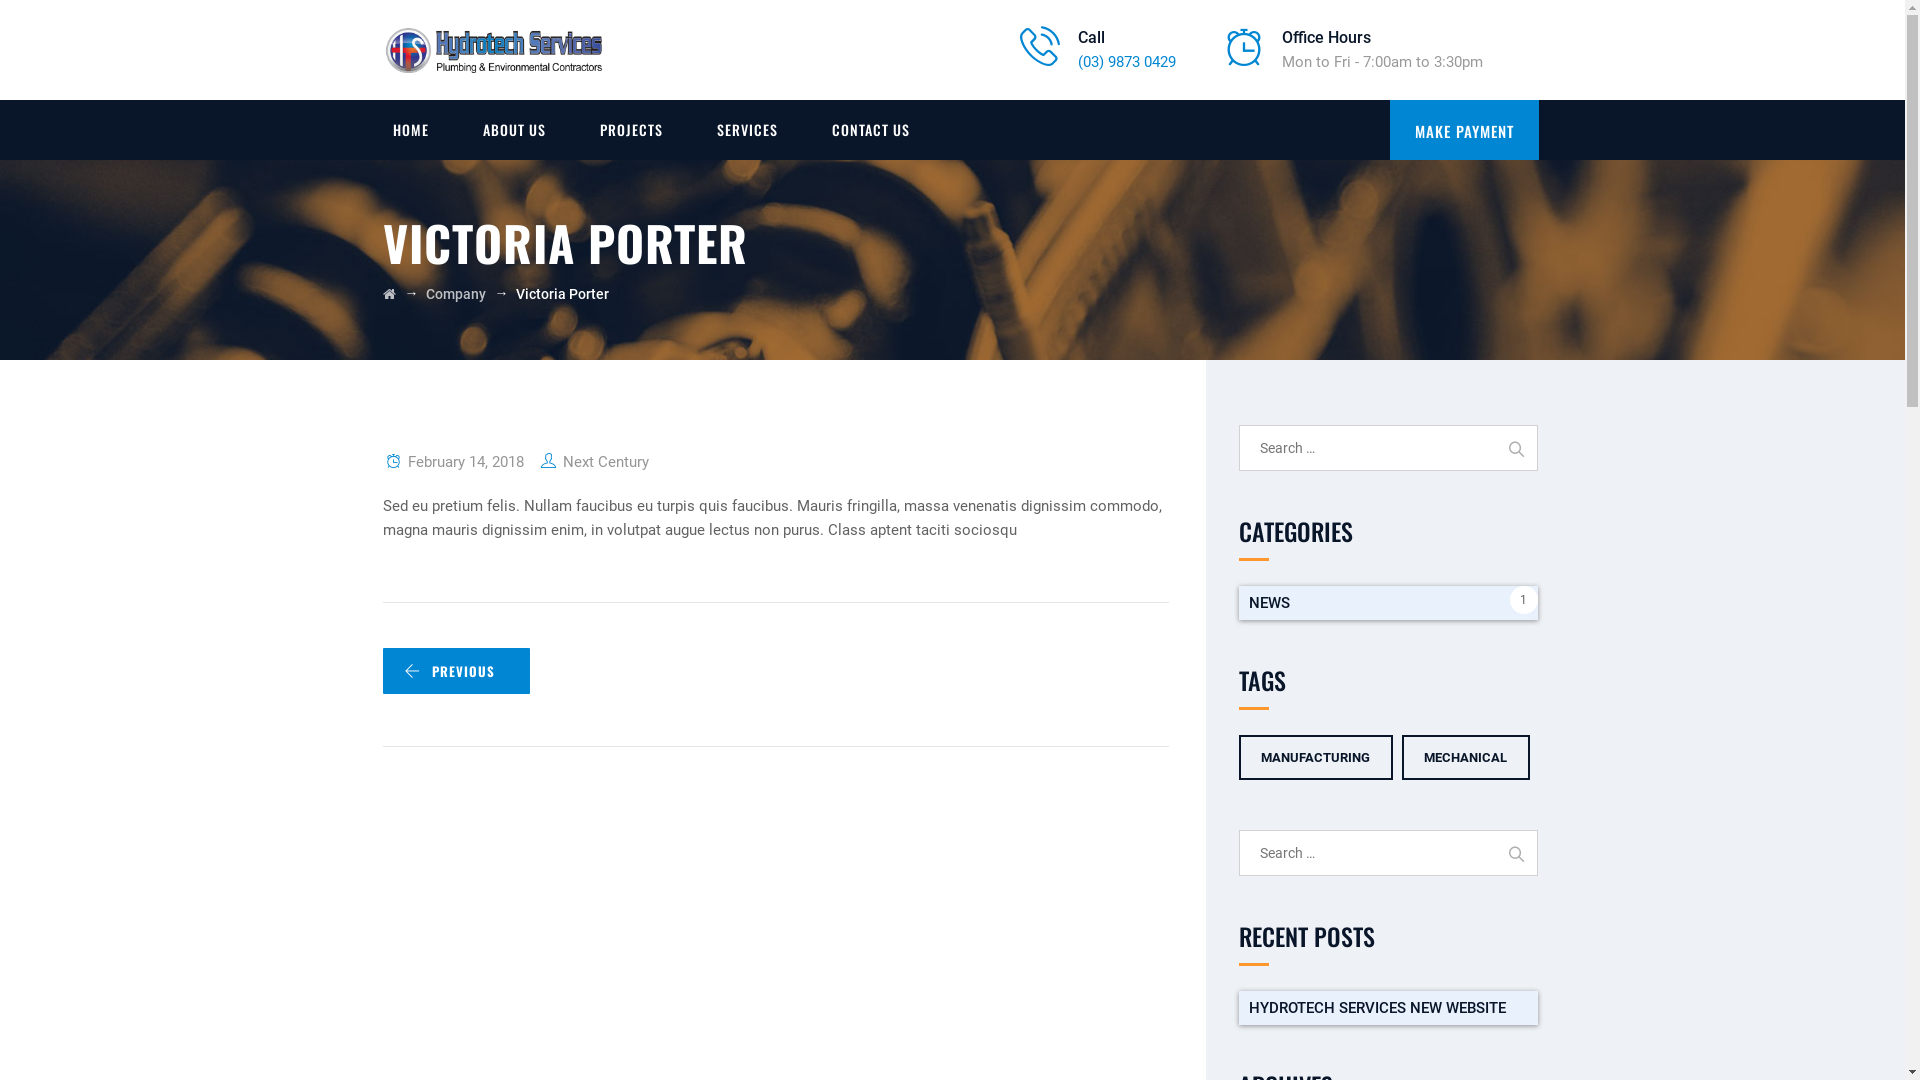  Describe the element at coordinates (514, 130) in the screenshot. I see `'ABOUT US'` at that location.